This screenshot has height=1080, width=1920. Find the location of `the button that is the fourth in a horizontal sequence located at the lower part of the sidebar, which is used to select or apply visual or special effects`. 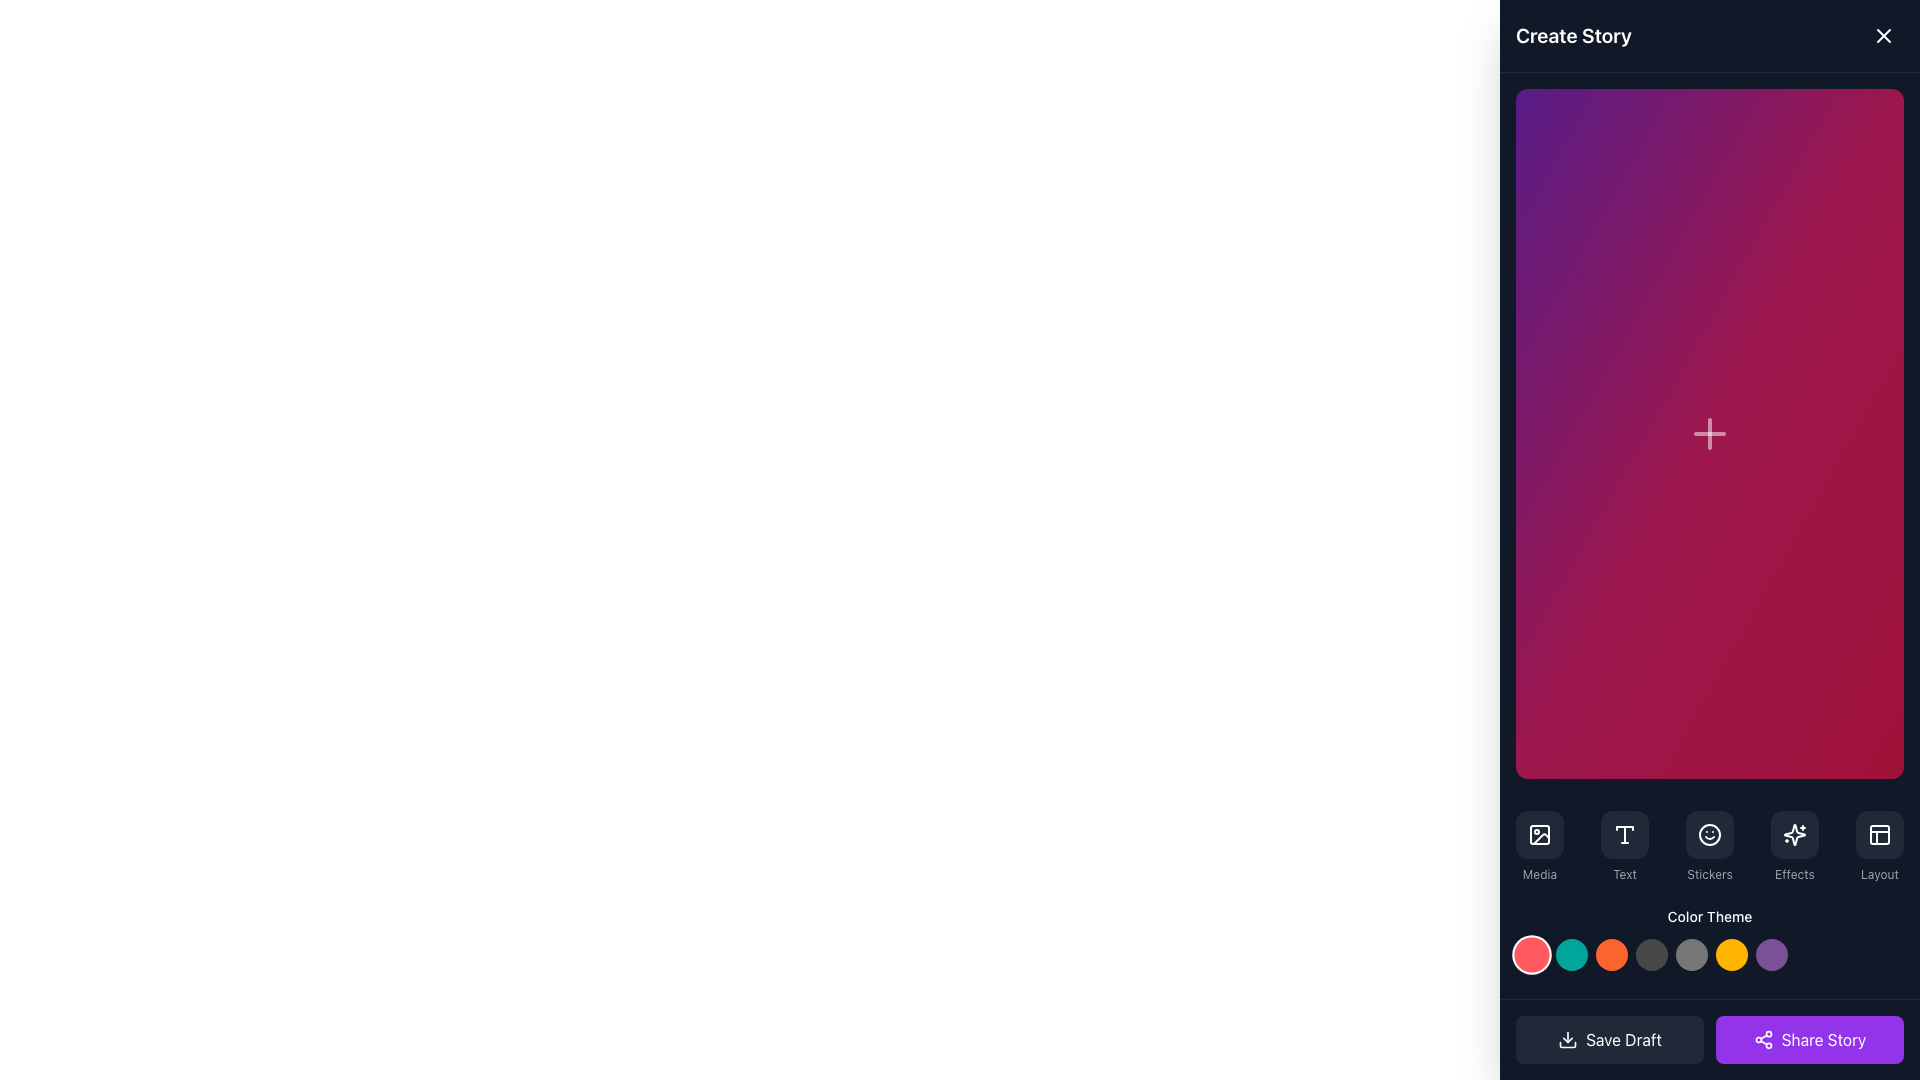

the button that is the fourth in a horizontal sequence located at the lower part of the sidebar, which is used to select or apply visual or special effects is located at coordinates (1795, 845).